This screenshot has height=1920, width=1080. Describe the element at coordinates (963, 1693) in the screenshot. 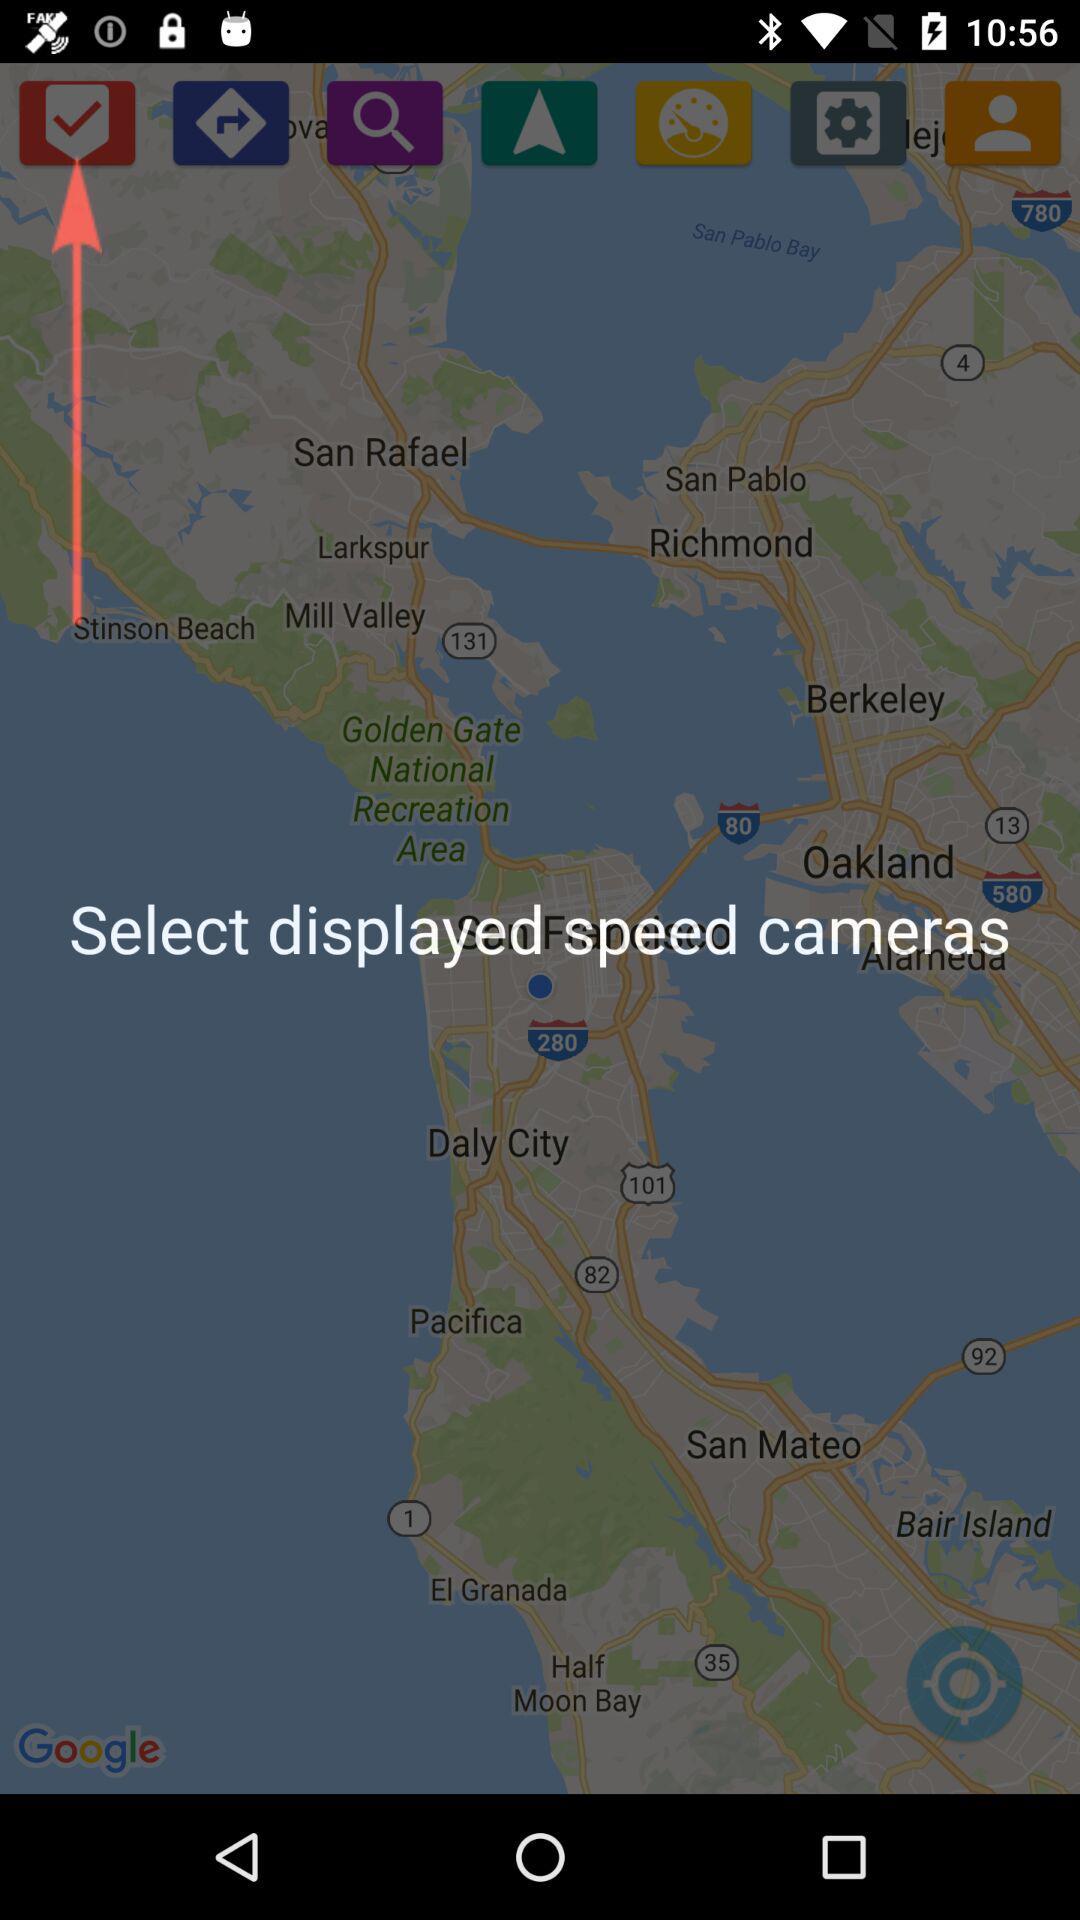

I see `the item at the bottom right corner` at that location.